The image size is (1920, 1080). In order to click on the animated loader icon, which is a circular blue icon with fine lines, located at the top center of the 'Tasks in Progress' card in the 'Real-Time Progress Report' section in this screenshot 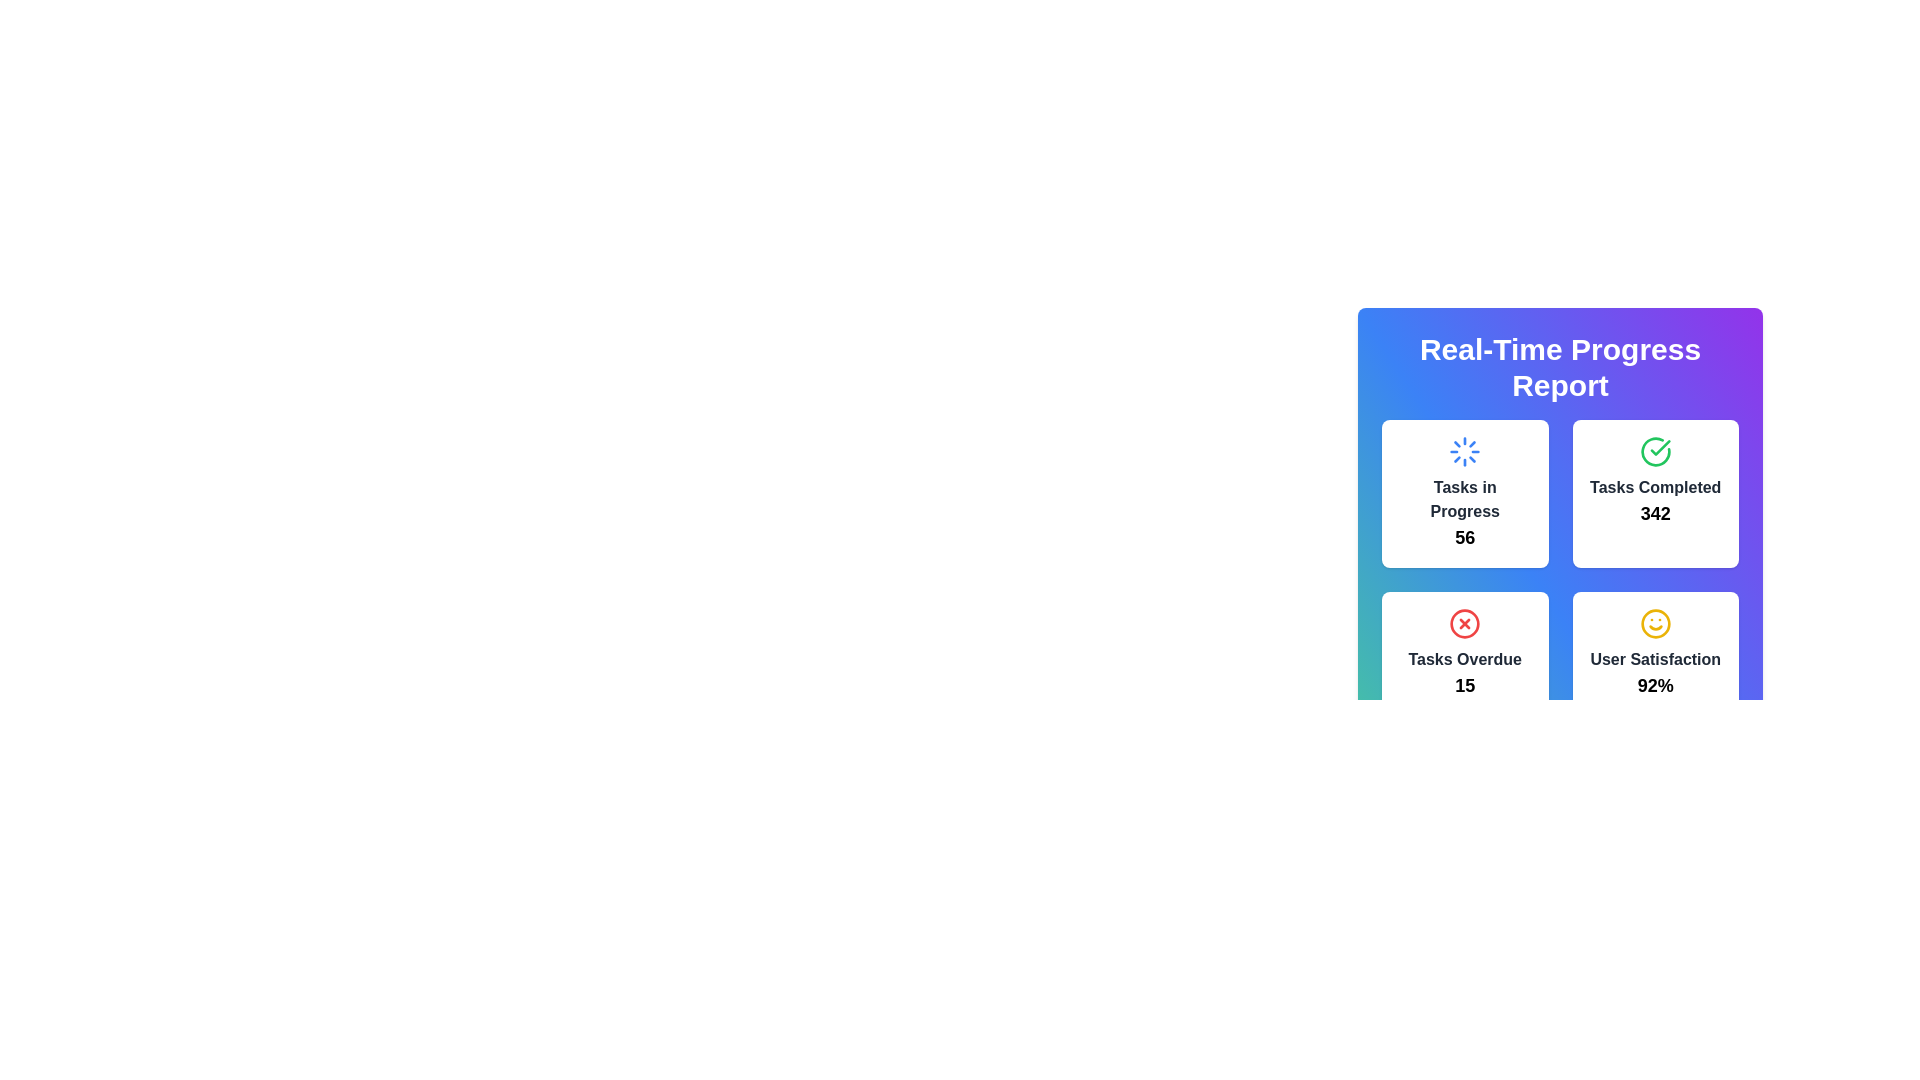, I will do `click(1465, 451)`.